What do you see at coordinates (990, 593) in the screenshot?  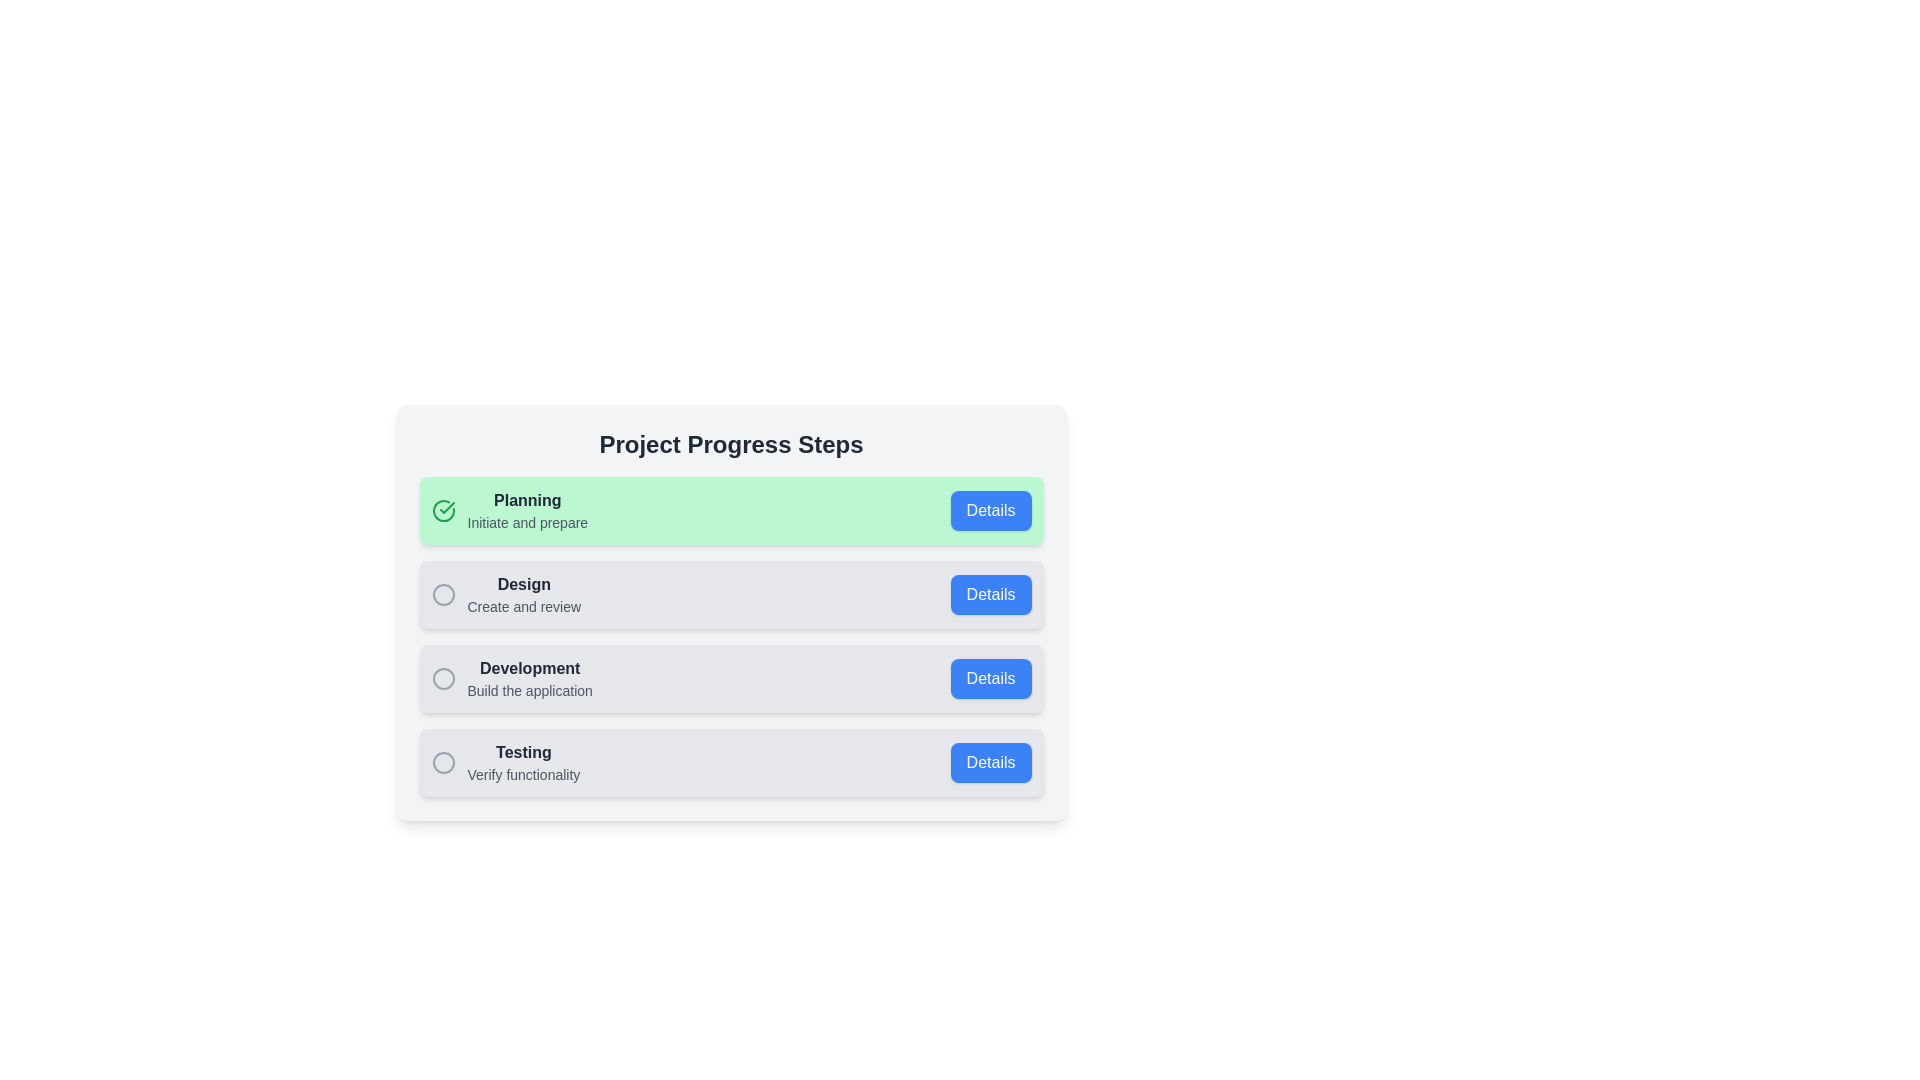 I see `'Details' button for the Design step` at bounding box center [990, 593].